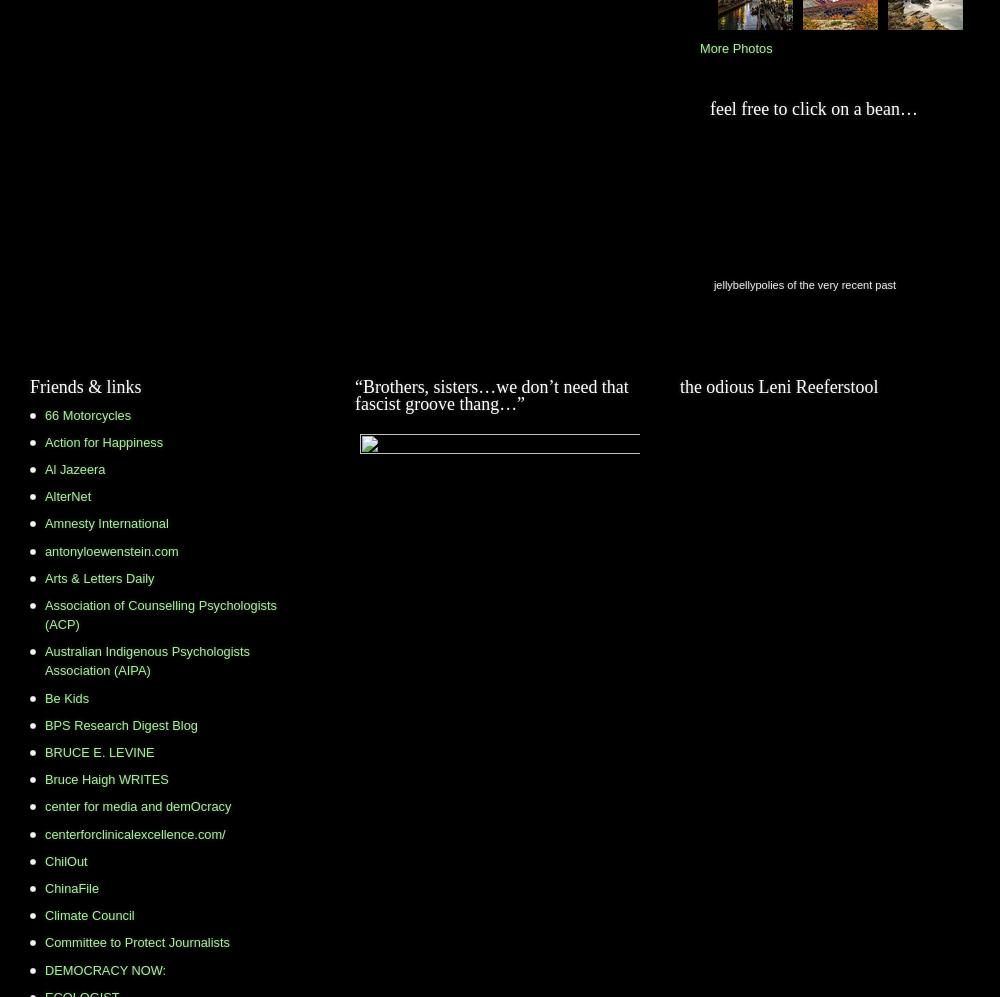 The width and height of the screenshot is (1000, 997). Describe the element at coordinates (779, 386) in the screenshot. I see `'the odious Leni Reeferstool'` at that location.